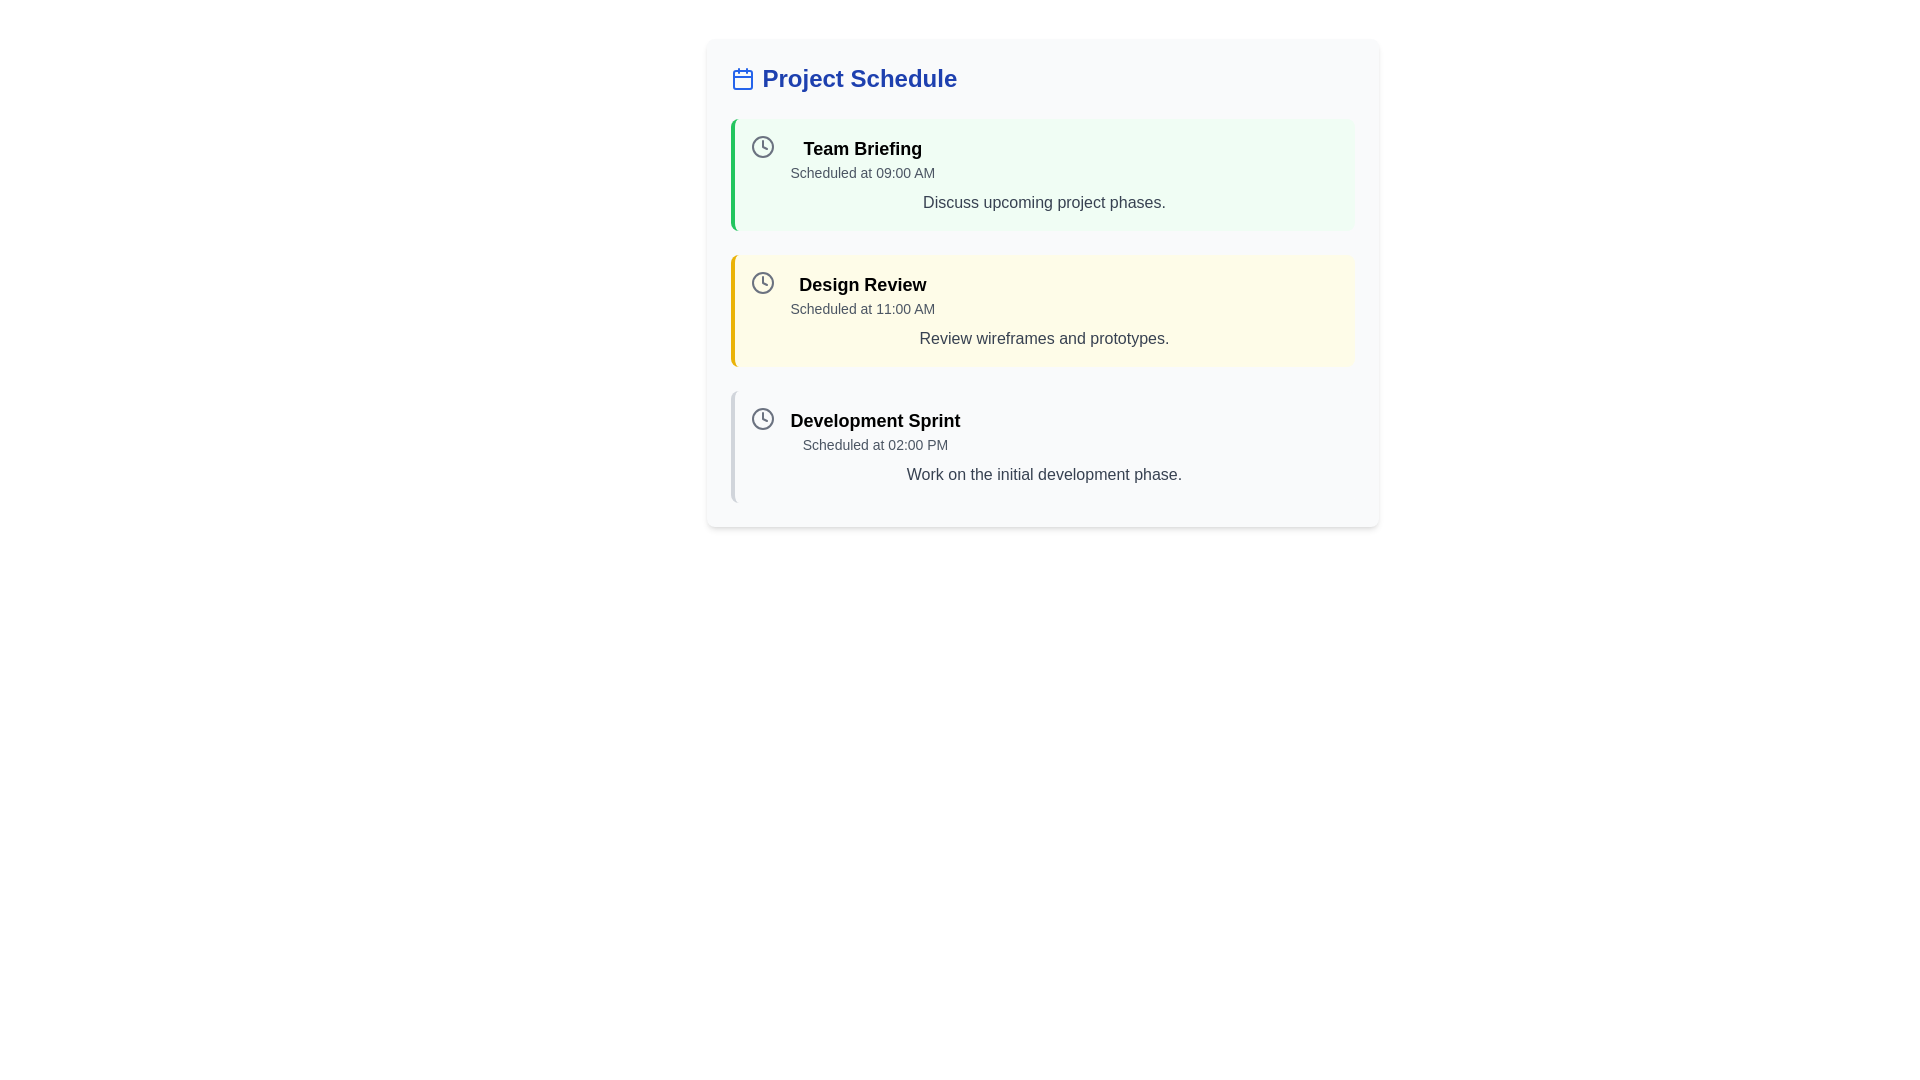  I want to click on the blue calendar icon that is positioned immediately before the text 'Project Schedule', so click(741, 77).